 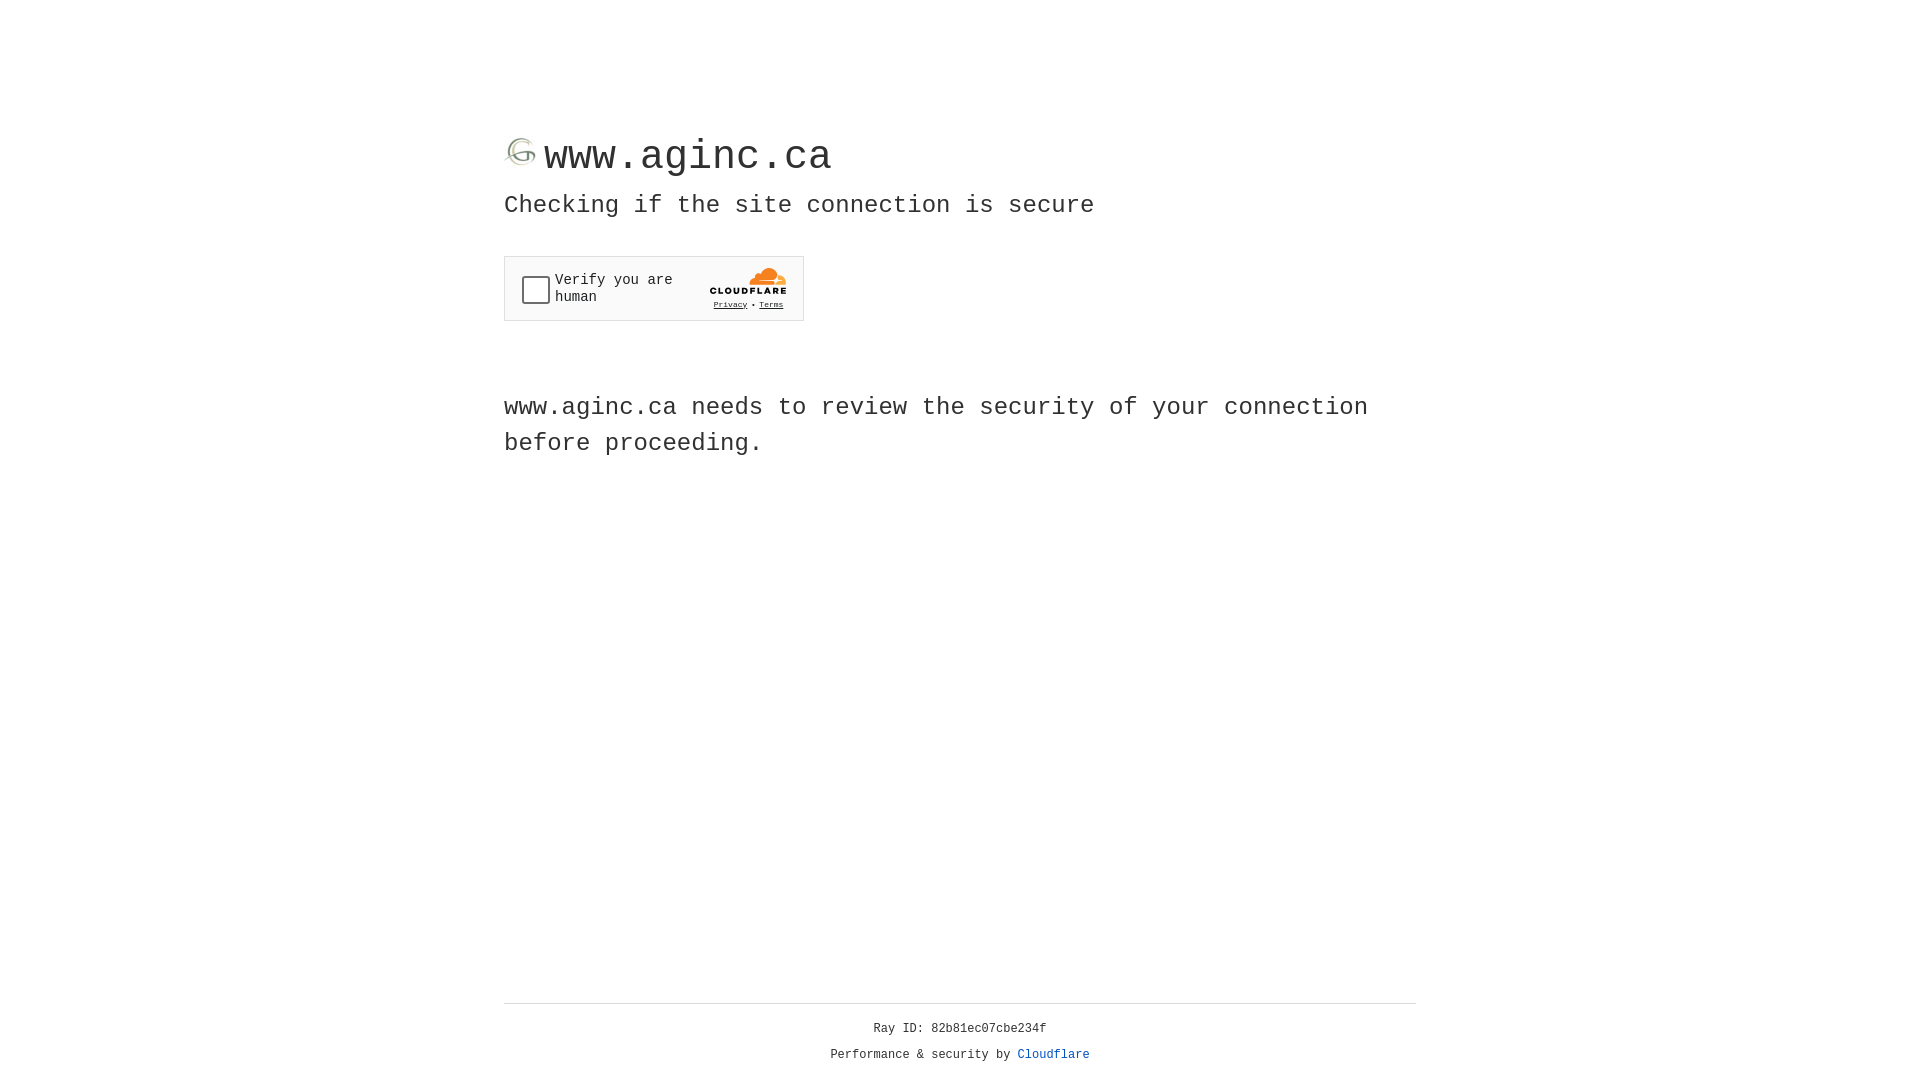 What do you see at coordinates (1053, 1054) in the screenshot?
I see `'Cloudflare'` at bounding box center [1053, 1054].